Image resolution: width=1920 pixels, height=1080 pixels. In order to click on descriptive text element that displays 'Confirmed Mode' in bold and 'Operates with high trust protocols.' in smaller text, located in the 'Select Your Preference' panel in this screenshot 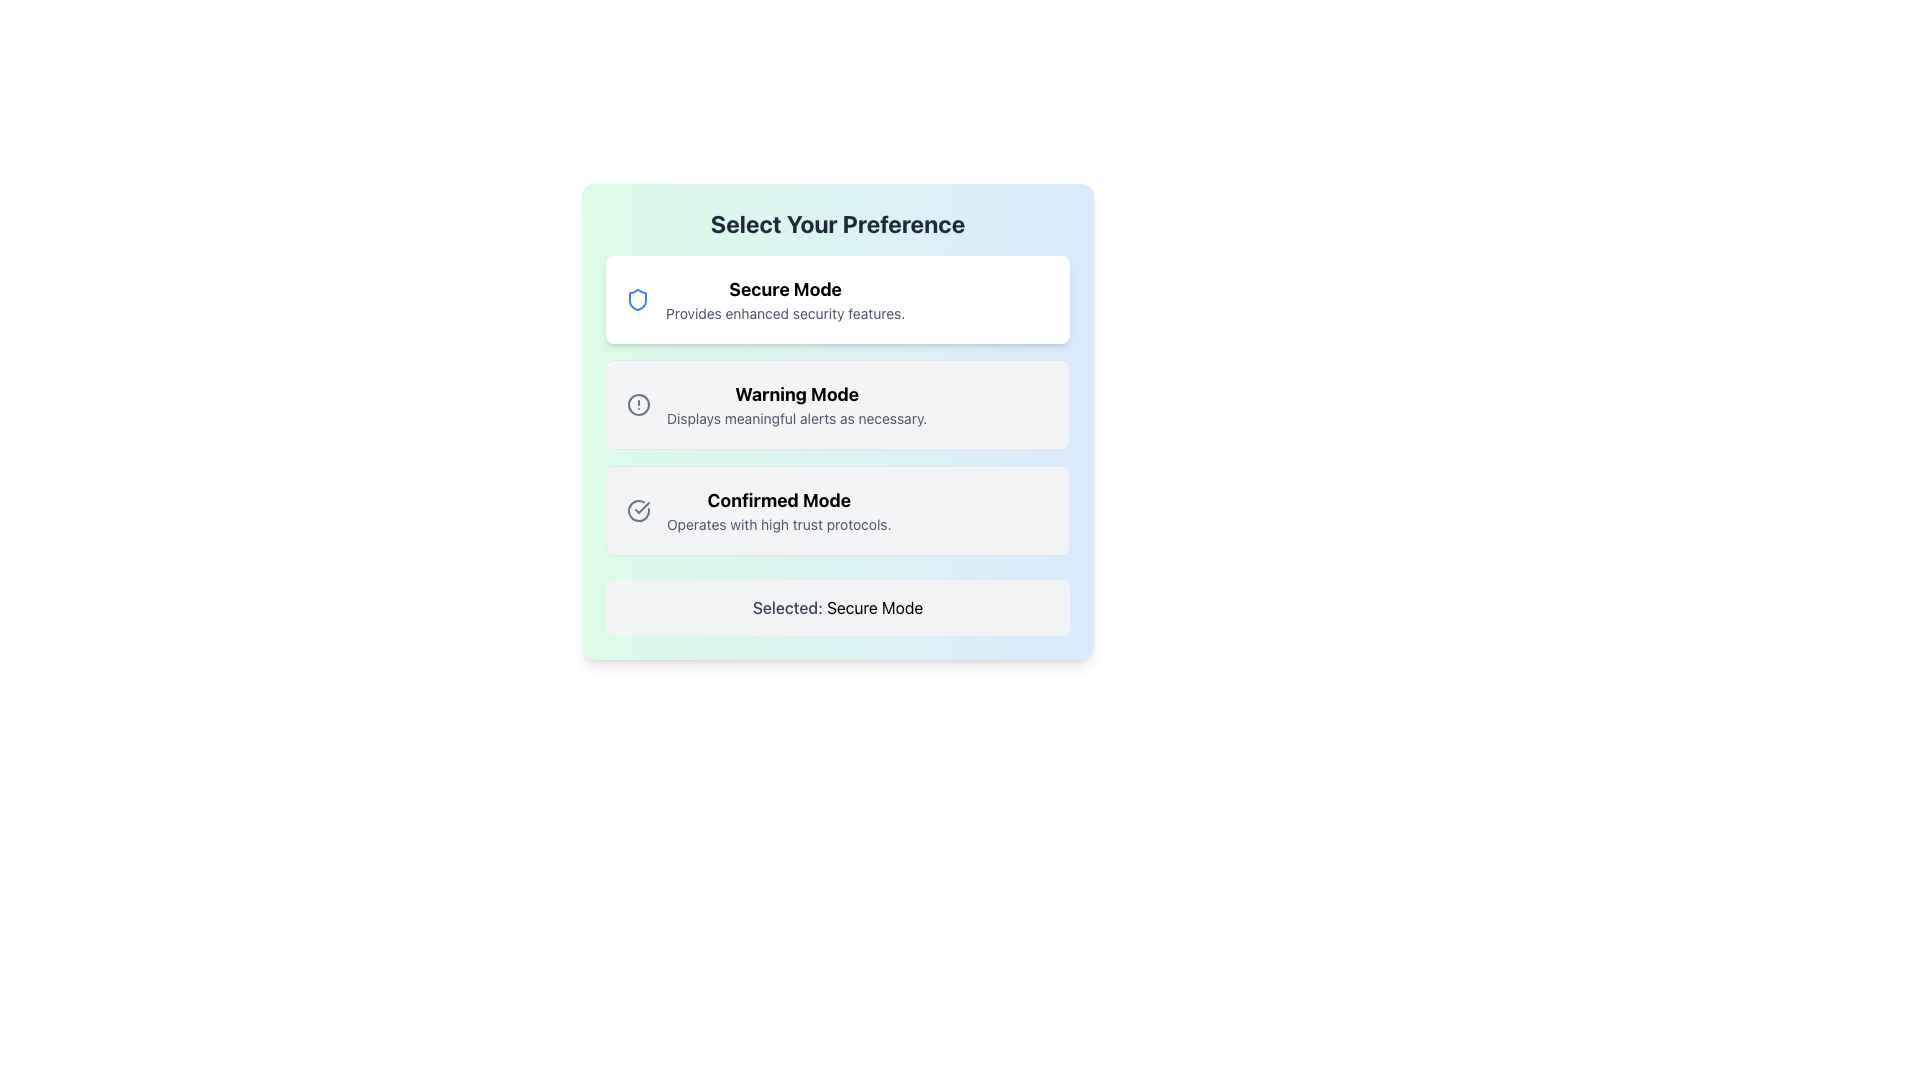, I will do `click(778, 509)`.